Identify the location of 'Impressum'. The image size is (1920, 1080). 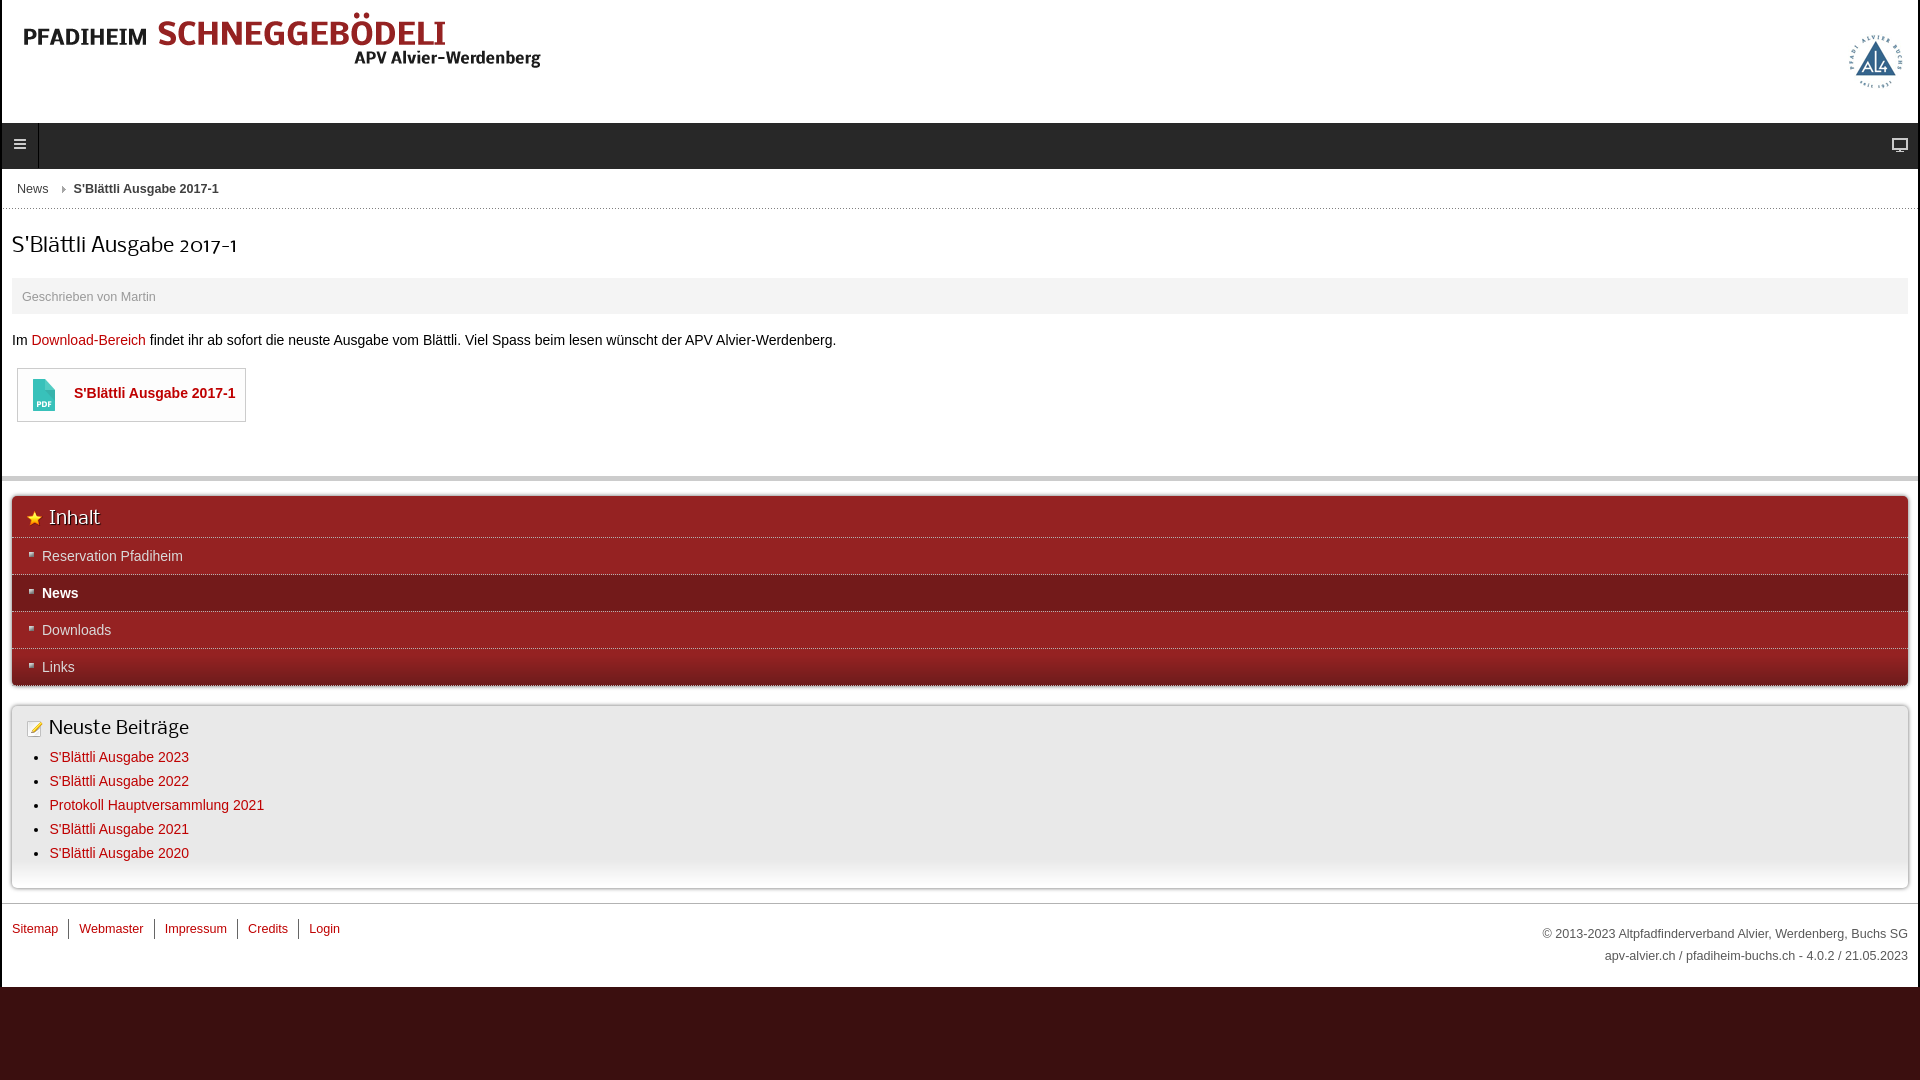
(196, 929).